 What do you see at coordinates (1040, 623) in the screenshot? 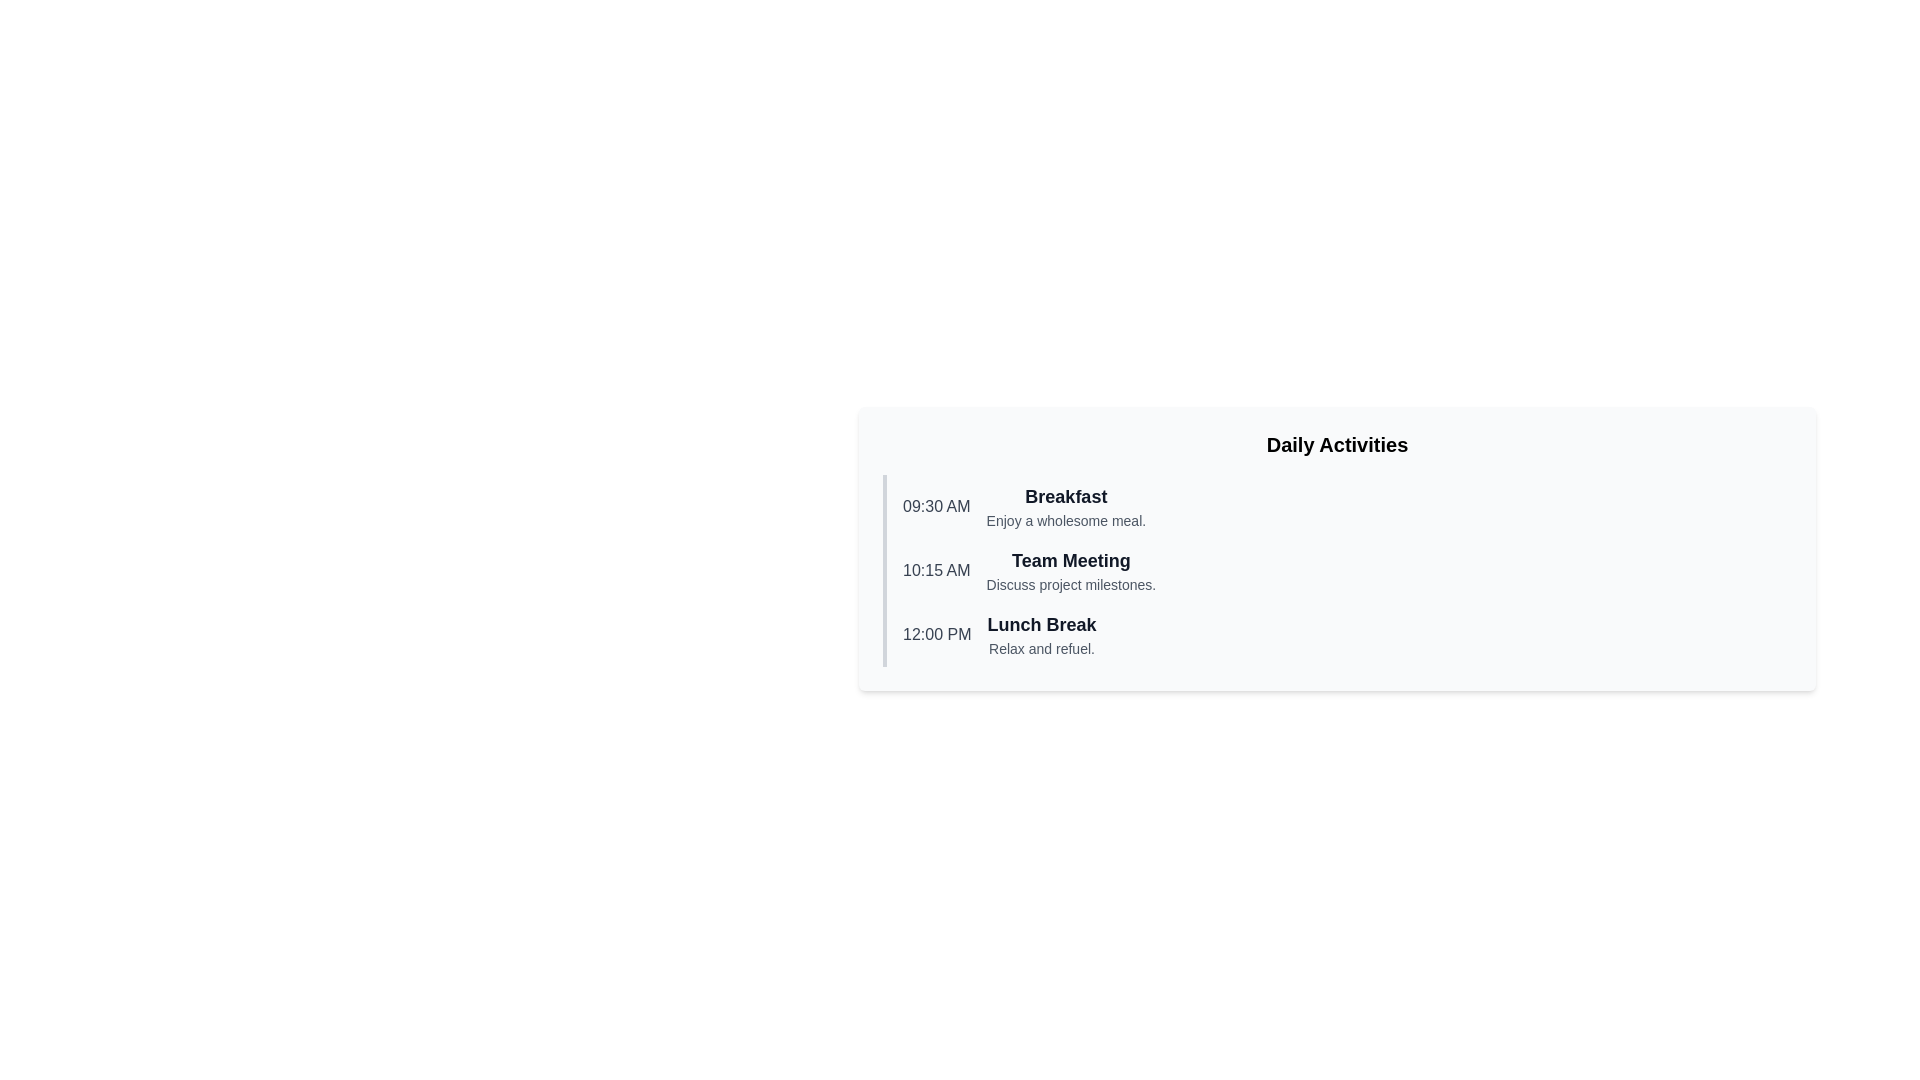
I see `the label for the scheduled event at 12:00 PM, located in the right section of the interface under 'Daily Activities', positioned between 'Team Meeting' and its description 'Relax and refuel.'` at bounding box center [1040, 623].